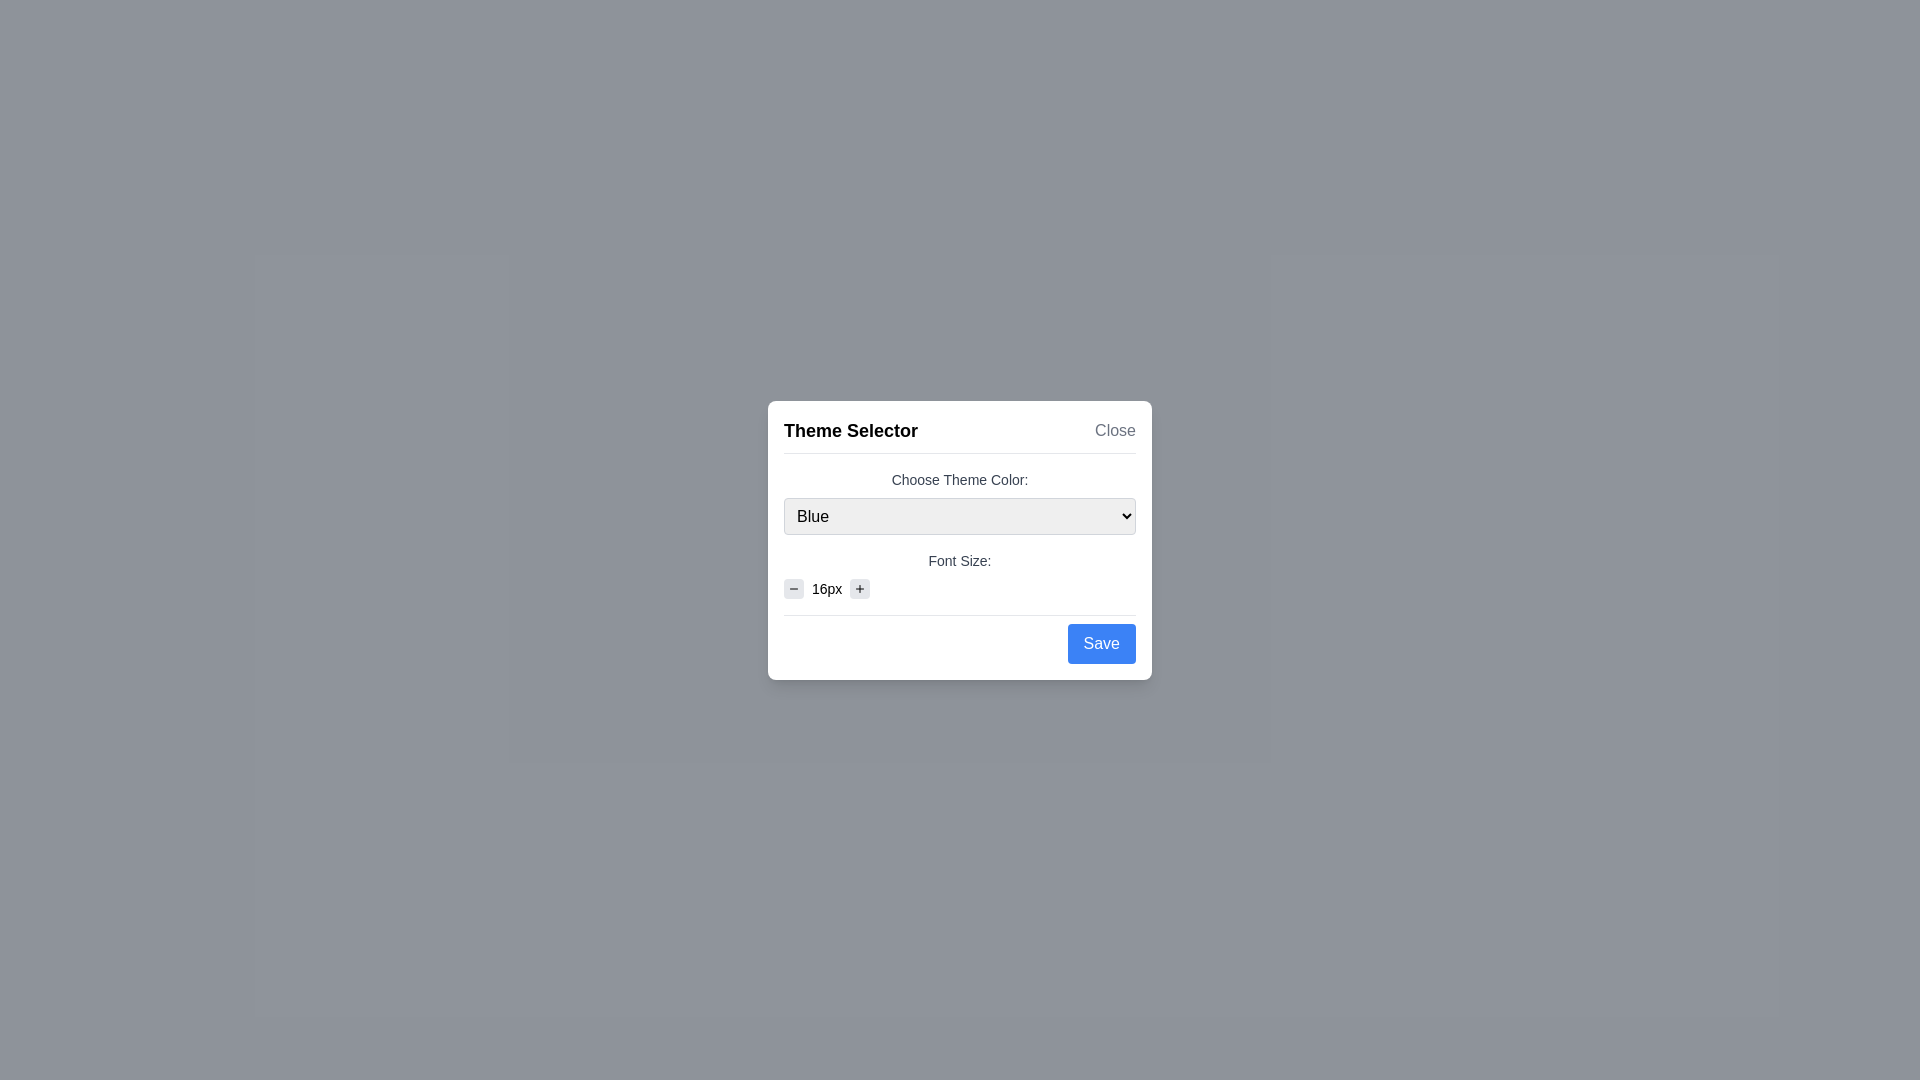 Image resolution: width=1920 pixels, height=1080 pixels. I want to click on the Save button located at the bottom-right corner of the modal dialog, so click(1100, 643).